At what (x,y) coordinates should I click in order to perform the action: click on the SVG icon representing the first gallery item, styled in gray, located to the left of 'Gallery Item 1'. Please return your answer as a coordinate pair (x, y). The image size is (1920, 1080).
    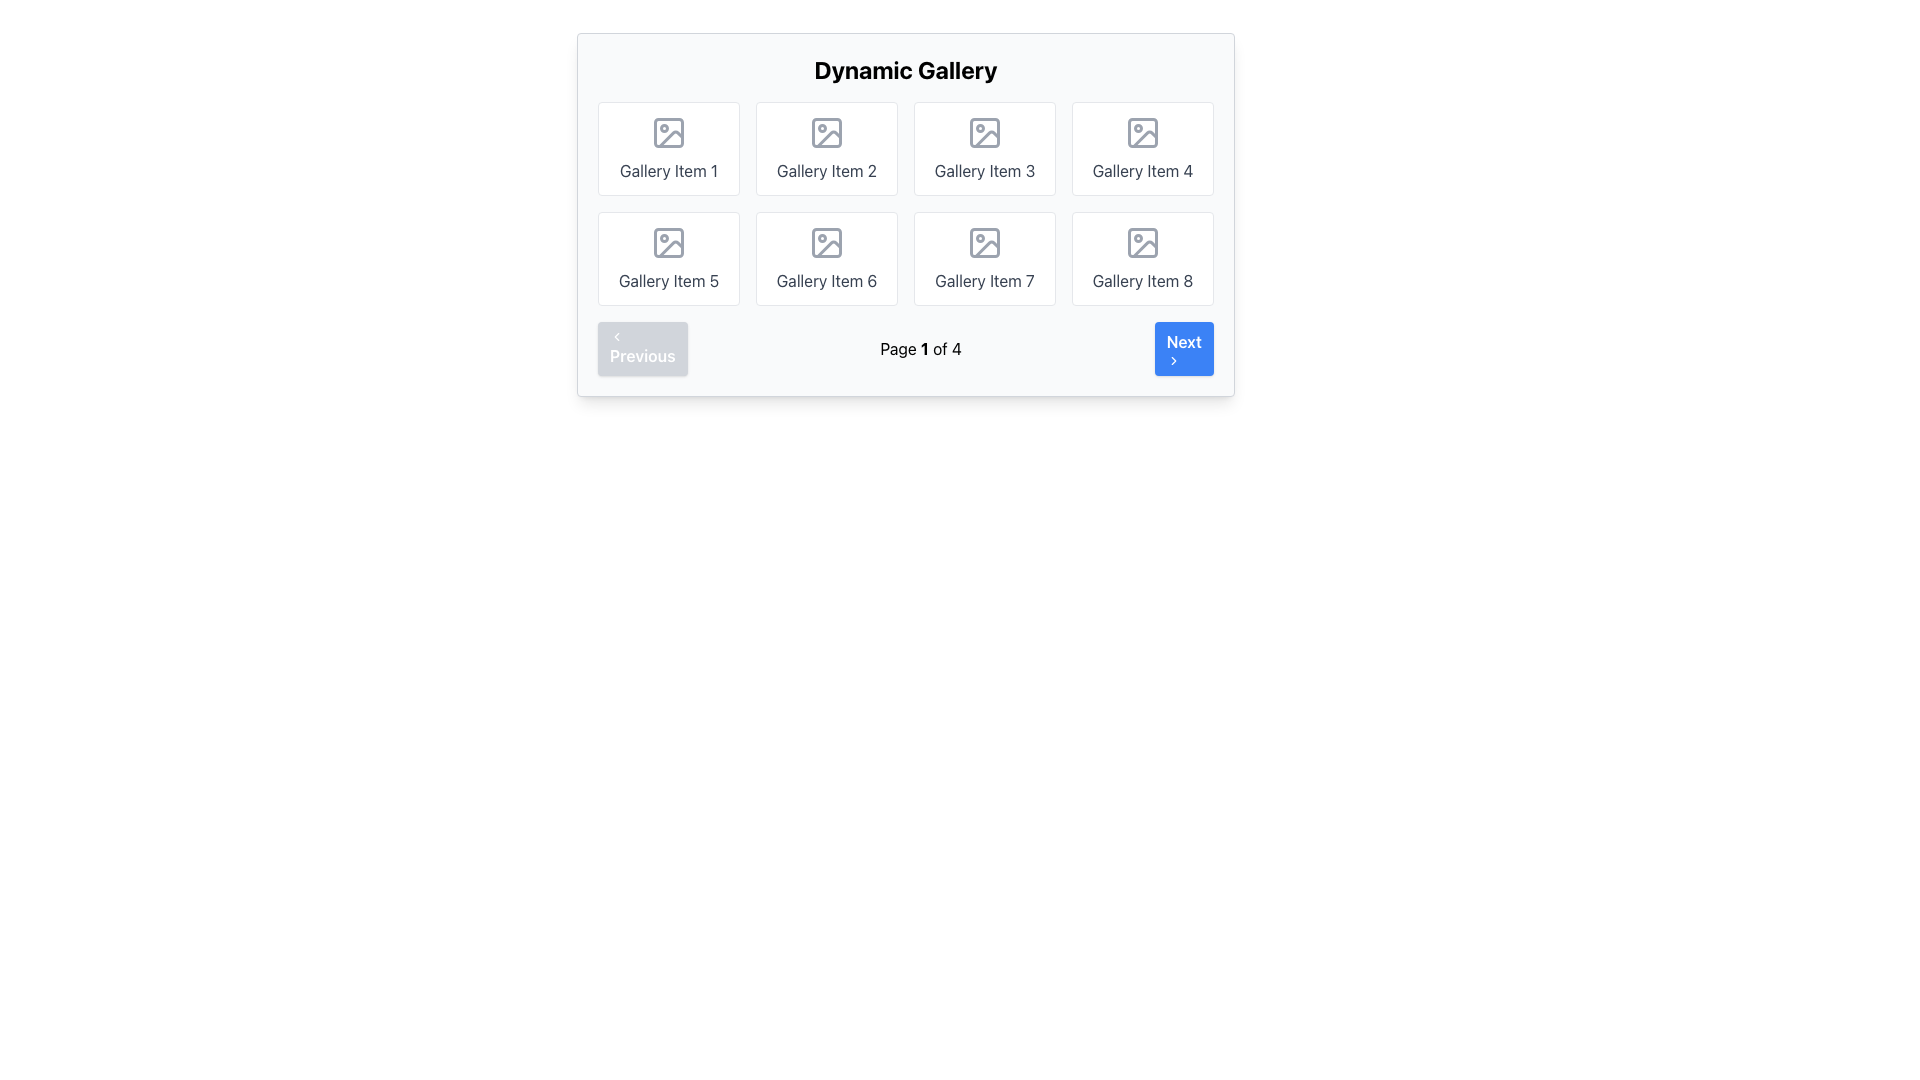
    Looking at the image, I should click on (668, 132).